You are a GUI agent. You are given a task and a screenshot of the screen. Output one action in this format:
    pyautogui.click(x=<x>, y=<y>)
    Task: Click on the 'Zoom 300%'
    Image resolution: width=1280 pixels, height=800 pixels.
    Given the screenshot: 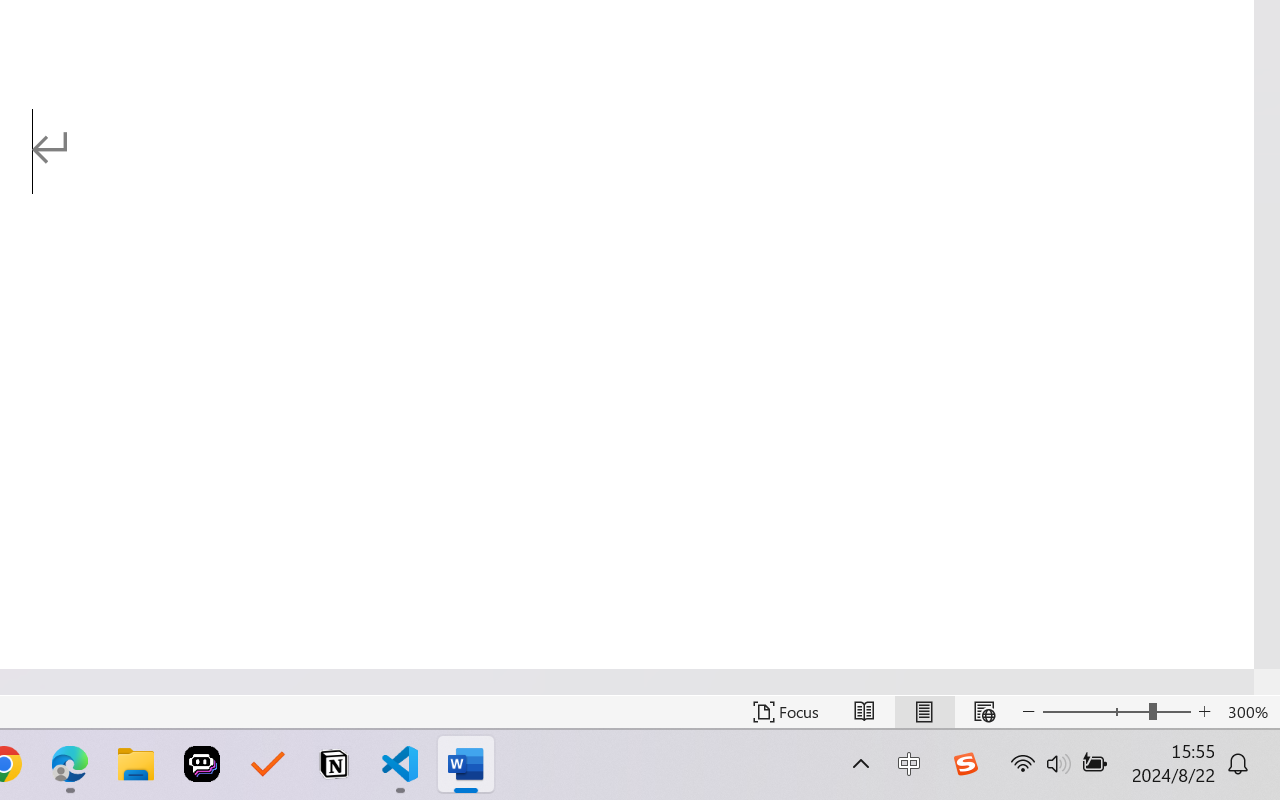 What is the action you would take?
    pyautogui.click(x=1248, y=711)
    